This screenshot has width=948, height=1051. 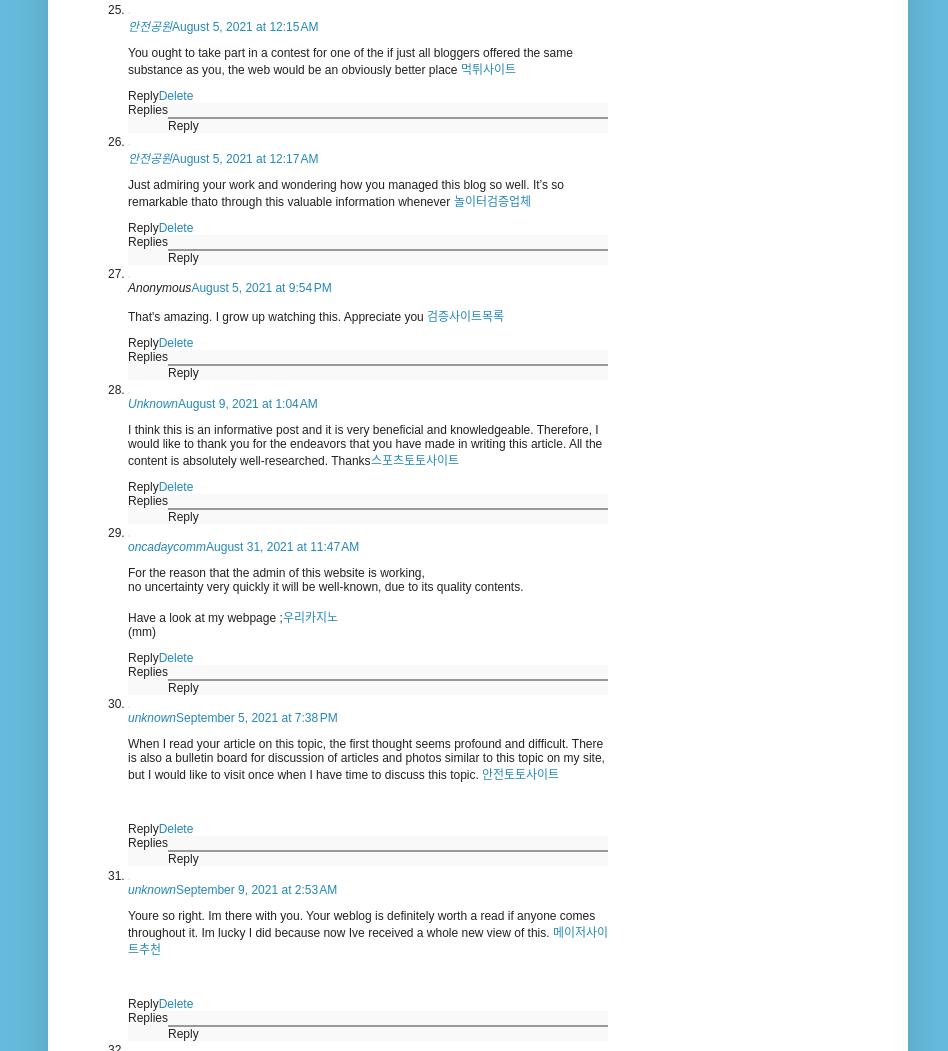 I want to click on 'August 5, 2021 at 12:15 AM', so click(x=244, y=25).